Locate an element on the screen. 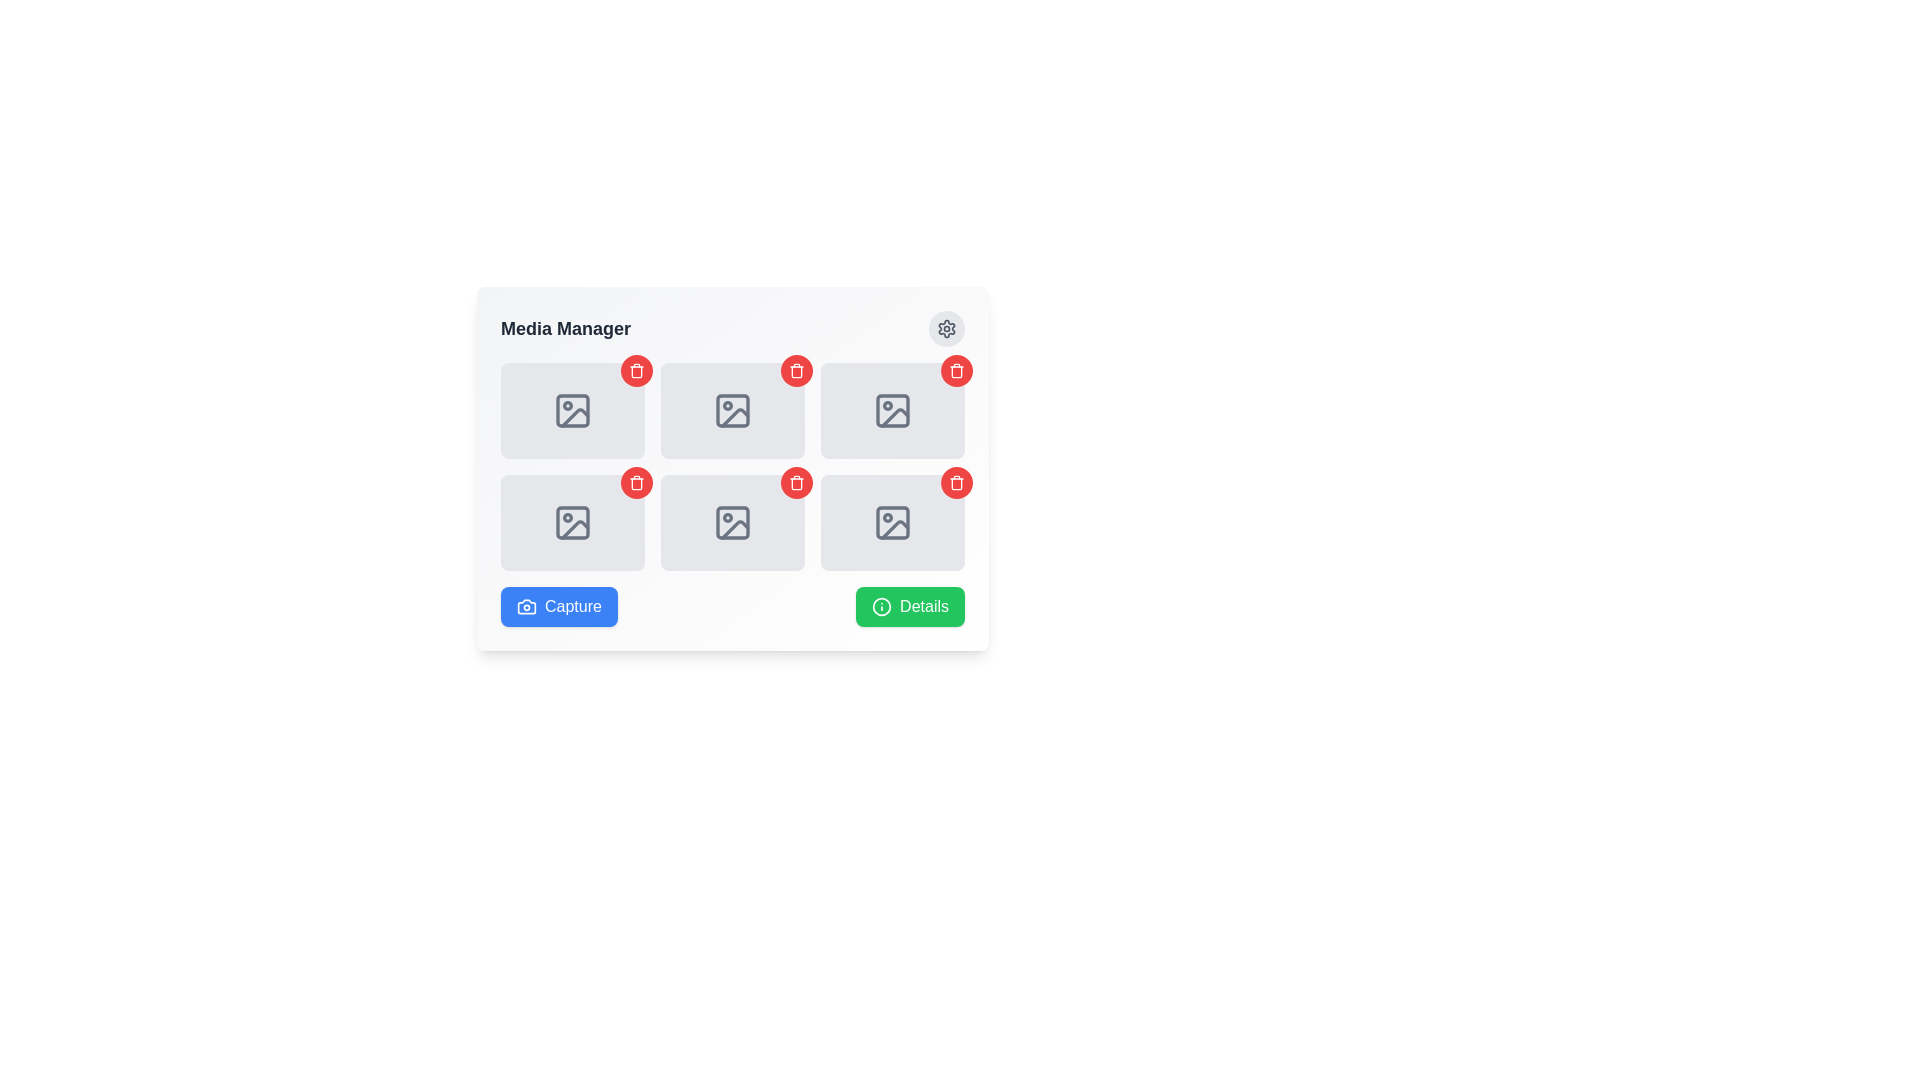  the 'Capture' button to indirectly click the image capture icon located to the left of the text label is located at coordinates (527, 605).